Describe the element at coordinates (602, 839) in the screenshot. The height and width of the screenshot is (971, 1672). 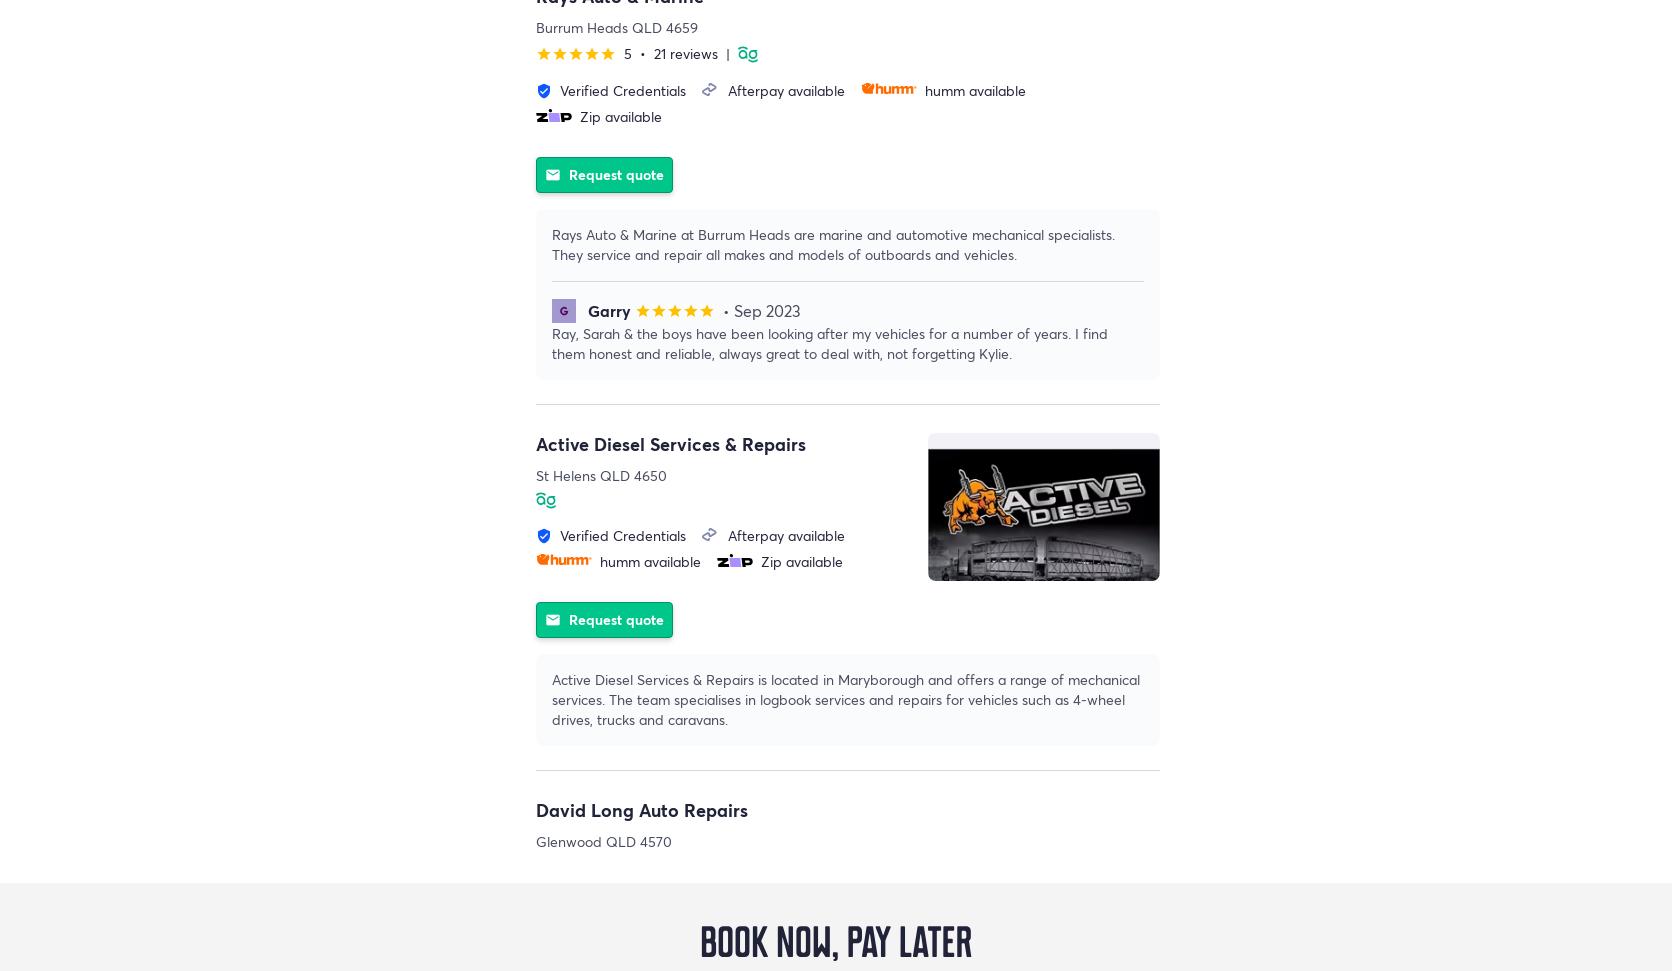
I see `'Glenwood QLD 4570'` at that location.